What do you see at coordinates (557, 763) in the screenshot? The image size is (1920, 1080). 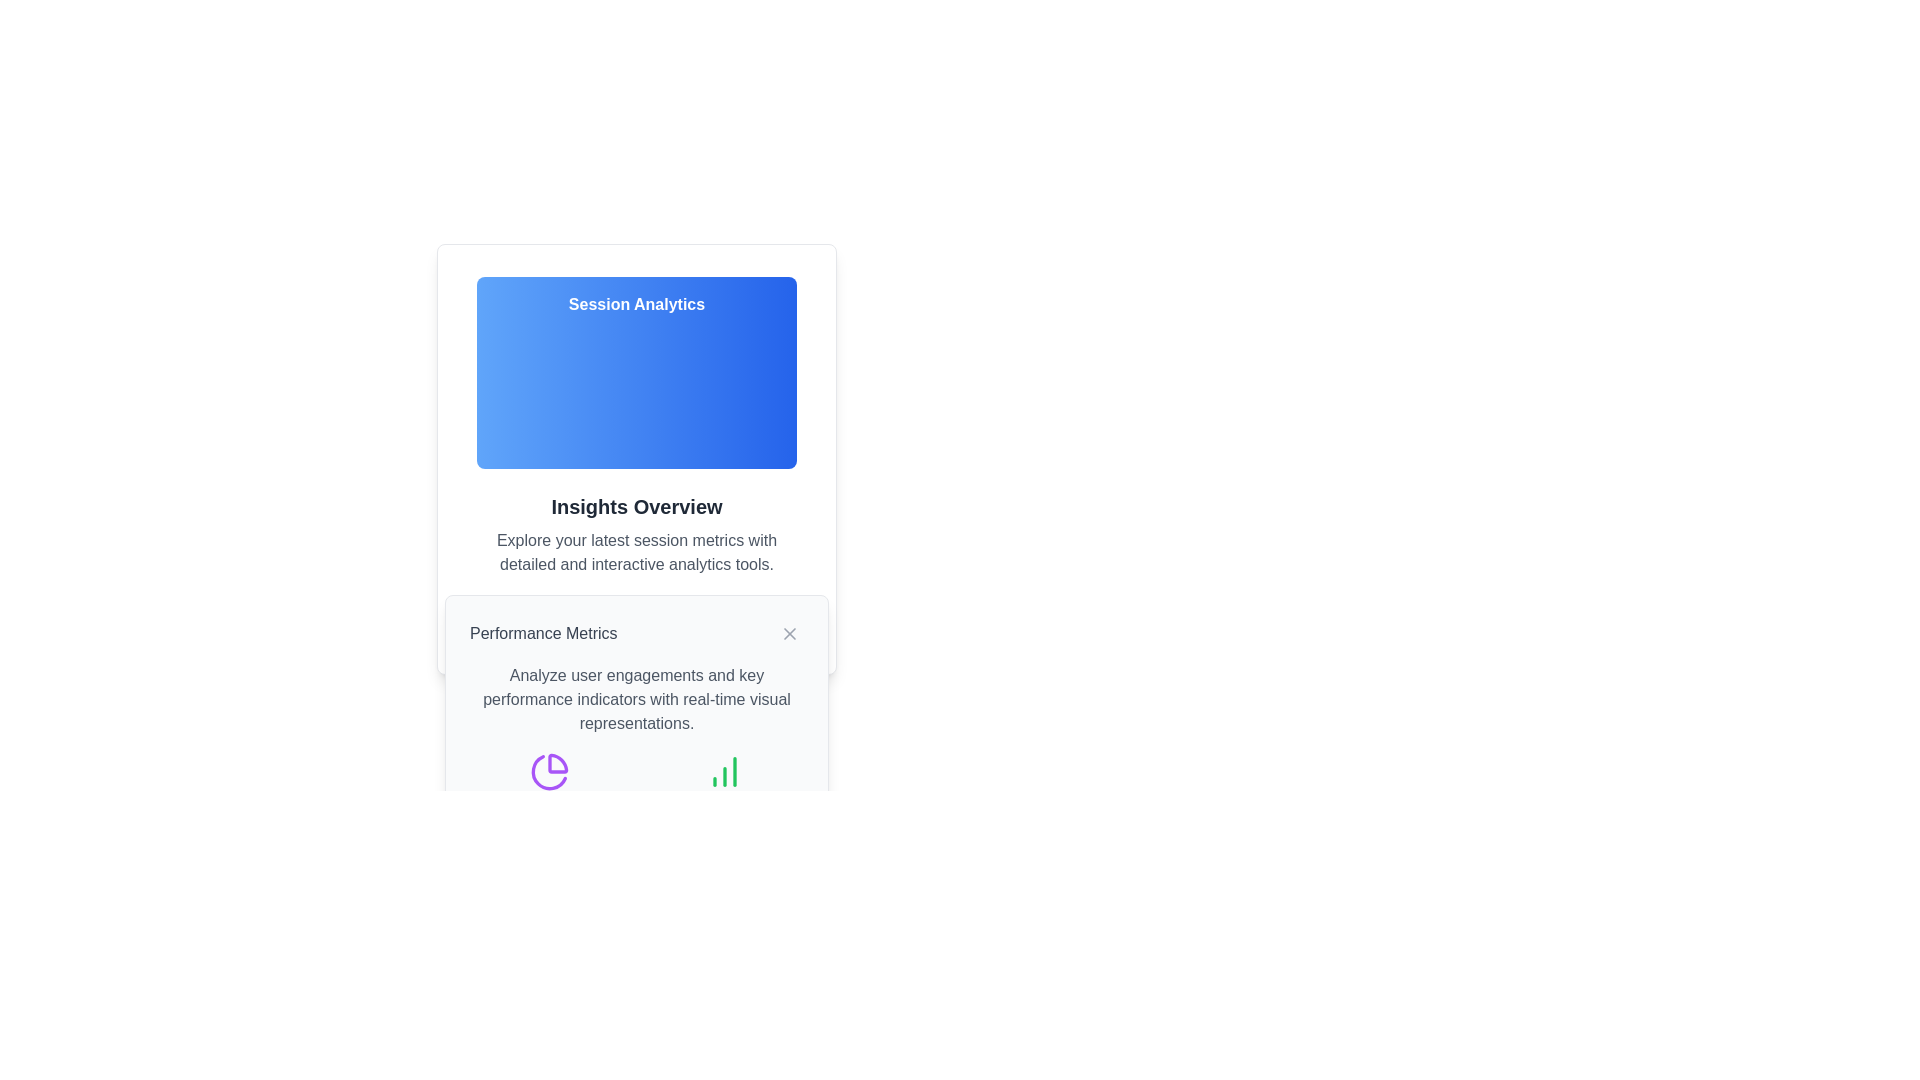 I see `properties of the rightmost segment of the pie chart icon located in the lower section of the 'Performance Metrics' card` at bounding box center [557, 763].